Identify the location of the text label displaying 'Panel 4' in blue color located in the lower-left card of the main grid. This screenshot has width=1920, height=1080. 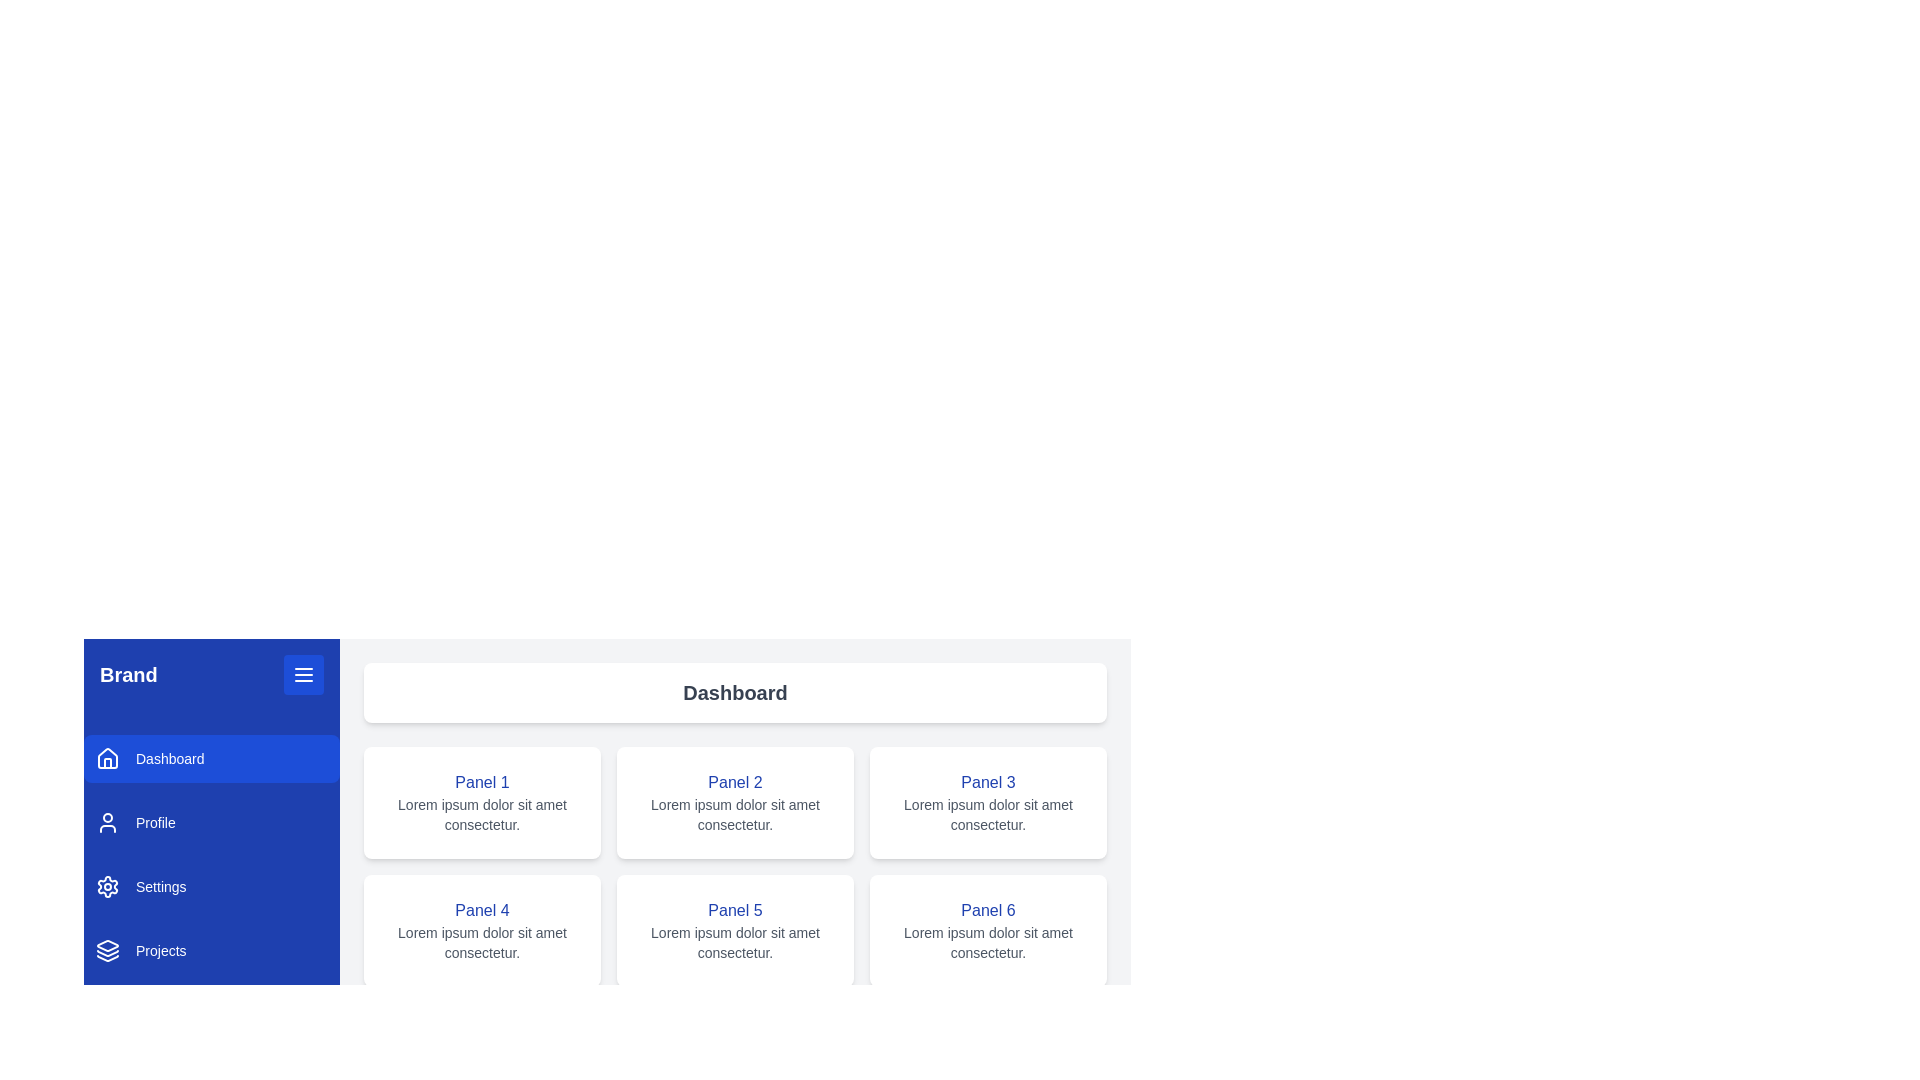
(482, 910).